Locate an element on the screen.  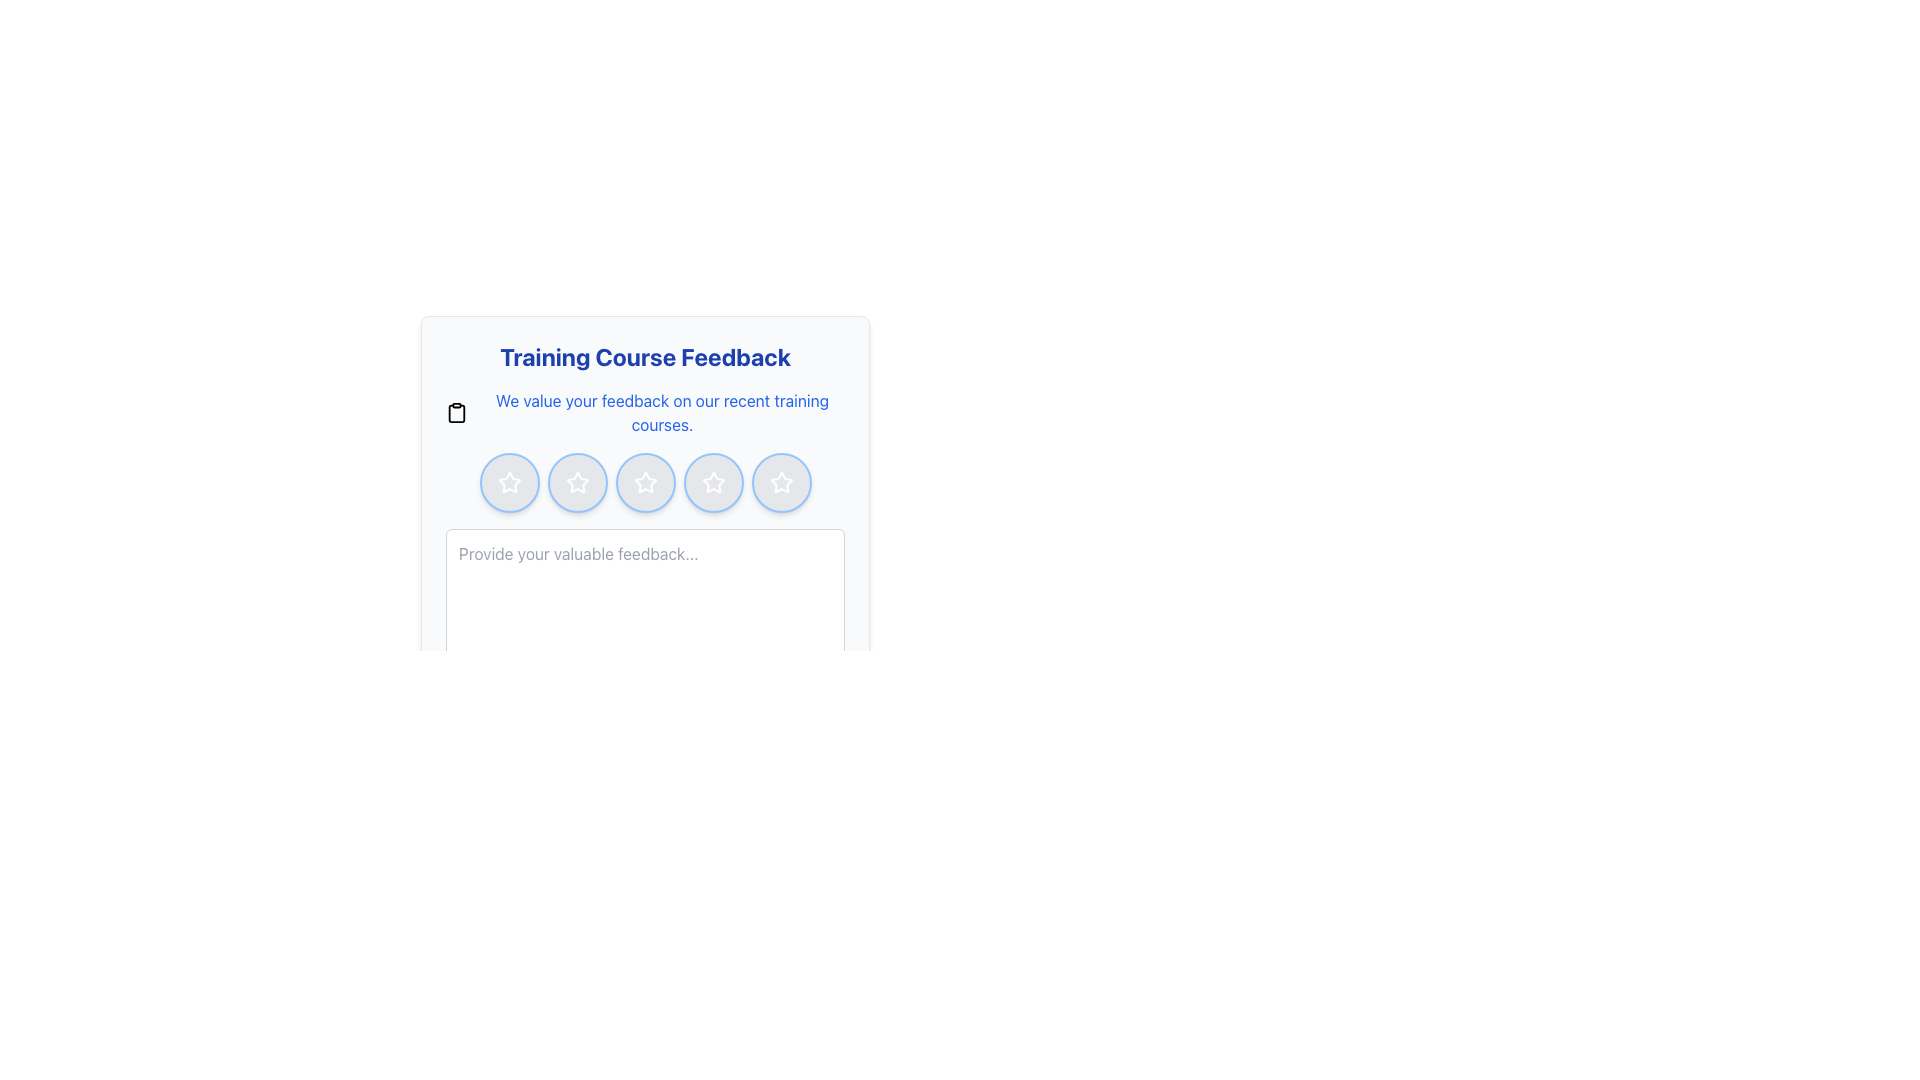
keyboard navigation is located at coordinates (509, 482).